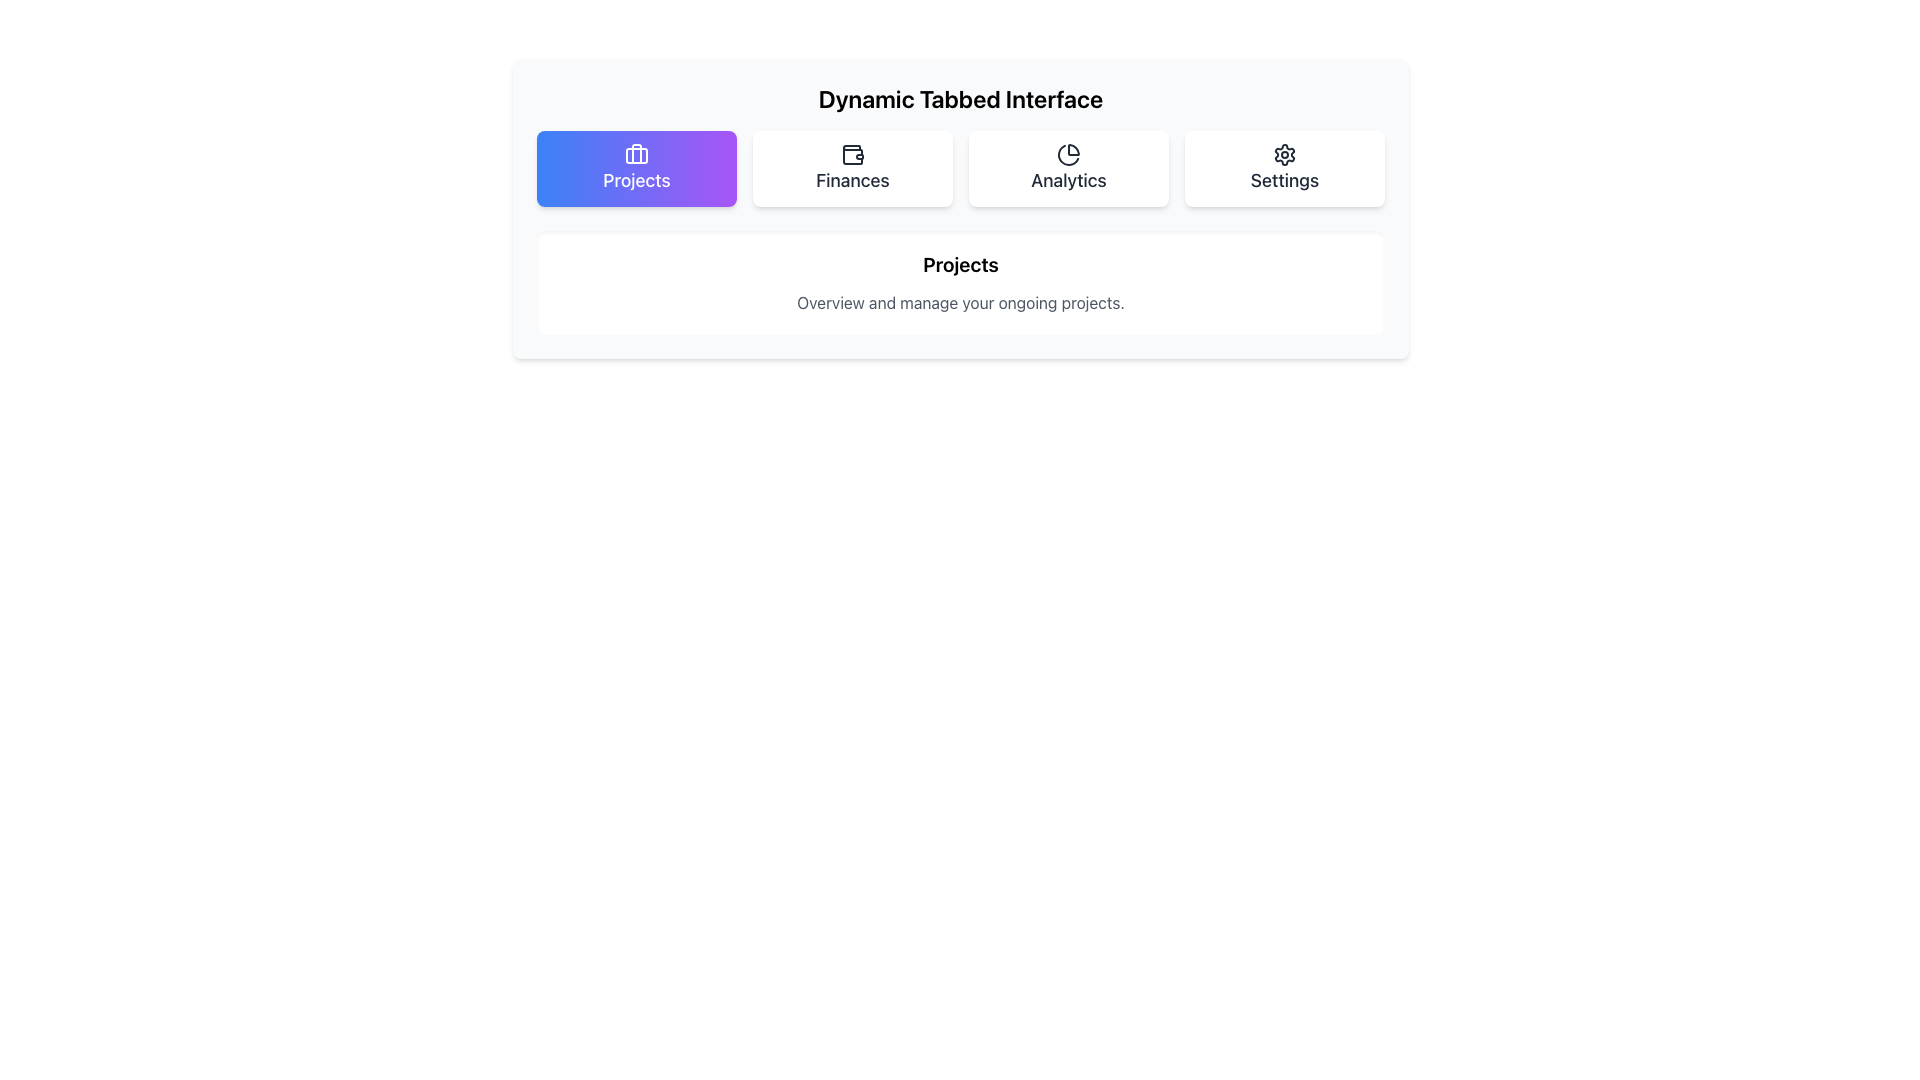 This screenshot has height=1080, width=1920. Describe the element at coordinates (1285, 181) in the screenshot. I see `text label displaying 'Settings' located below the gear icon in the navigation row` at that location.